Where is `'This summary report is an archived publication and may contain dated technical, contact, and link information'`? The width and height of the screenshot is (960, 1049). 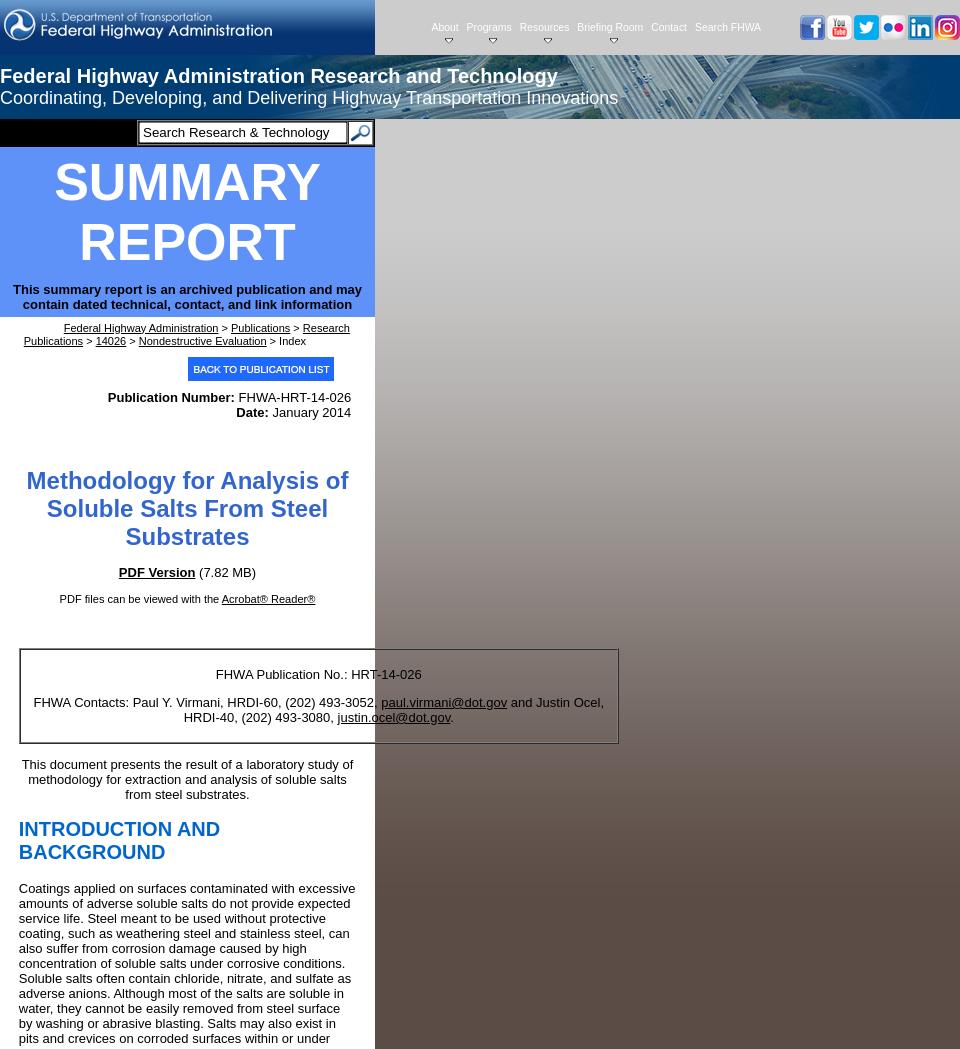
'This summary report is an archived publication and may contain dated technical, contact, and link information' is located at coordinates (187, 296).